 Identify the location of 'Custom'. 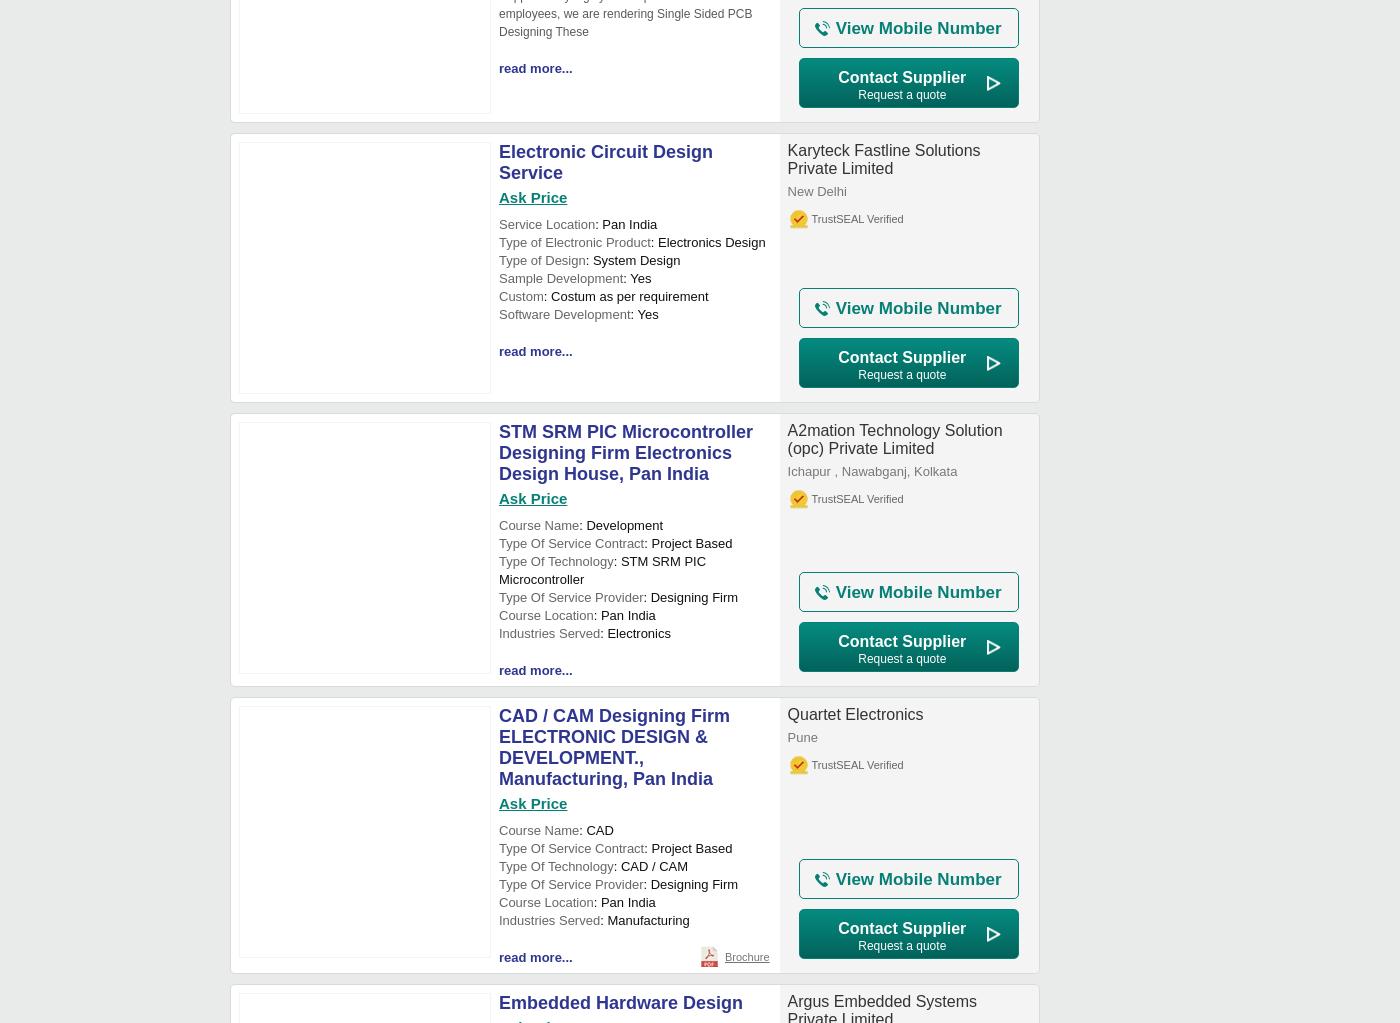
(520, 295).